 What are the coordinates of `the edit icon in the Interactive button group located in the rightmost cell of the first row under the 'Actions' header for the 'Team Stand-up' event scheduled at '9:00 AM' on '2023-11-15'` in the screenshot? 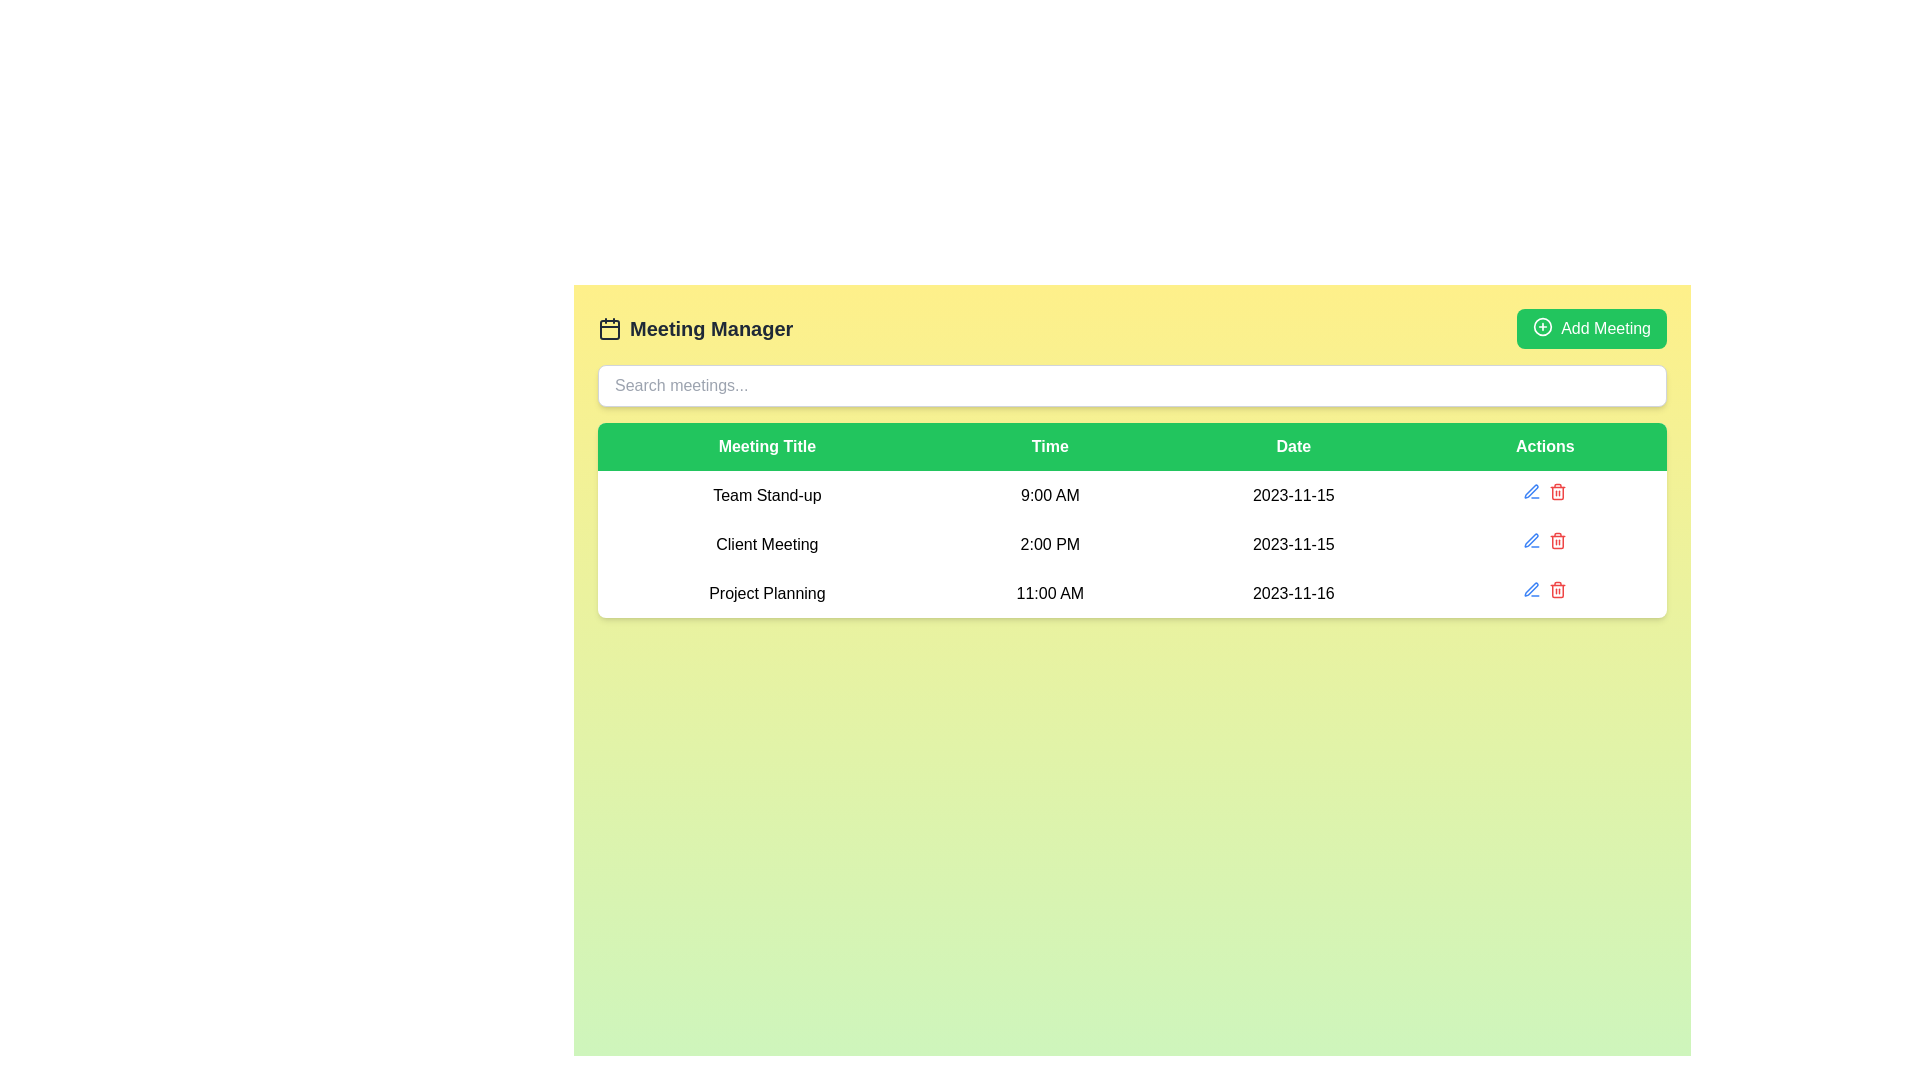 It's located at (1544, 495).